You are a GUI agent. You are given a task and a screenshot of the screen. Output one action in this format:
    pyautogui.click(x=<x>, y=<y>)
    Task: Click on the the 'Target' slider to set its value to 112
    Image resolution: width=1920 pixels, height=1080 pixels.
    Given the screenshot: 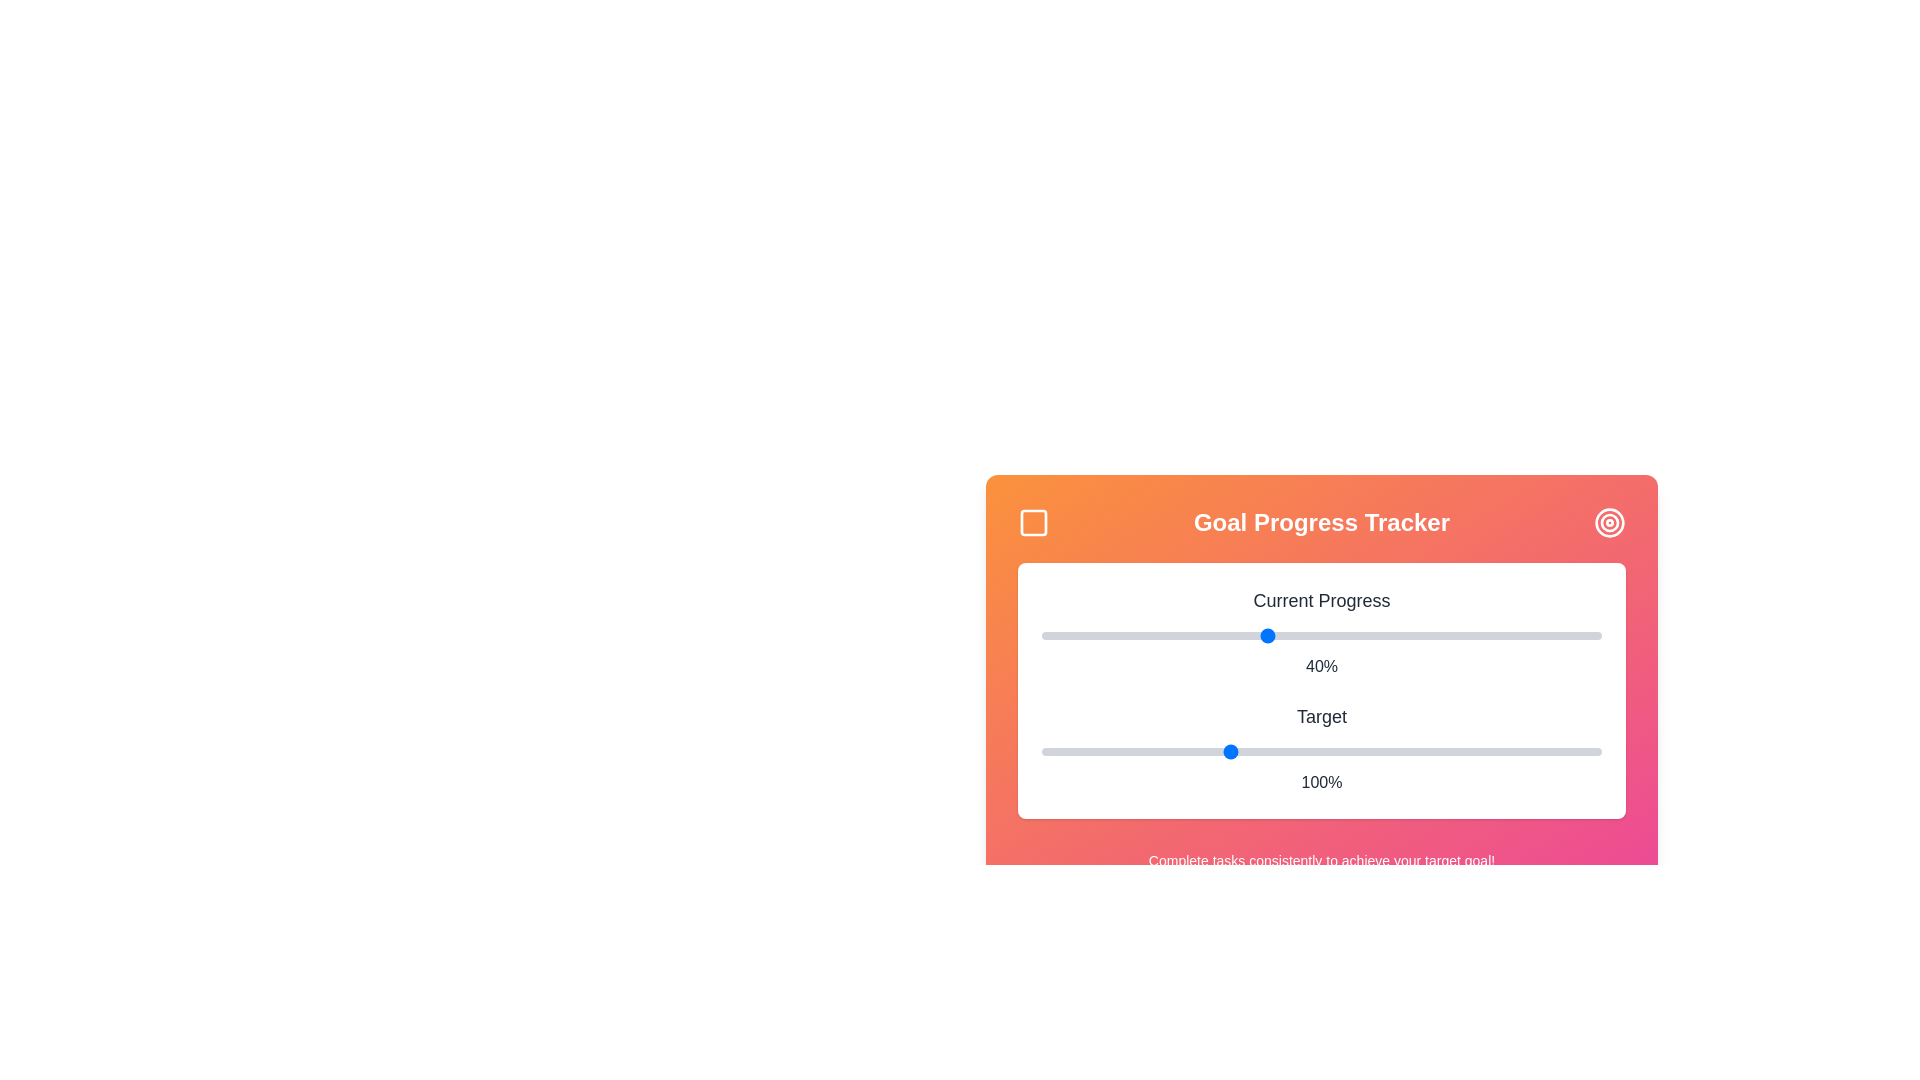 What is the action you would take?
    pyautogui.click(x=1272, y=752)
    